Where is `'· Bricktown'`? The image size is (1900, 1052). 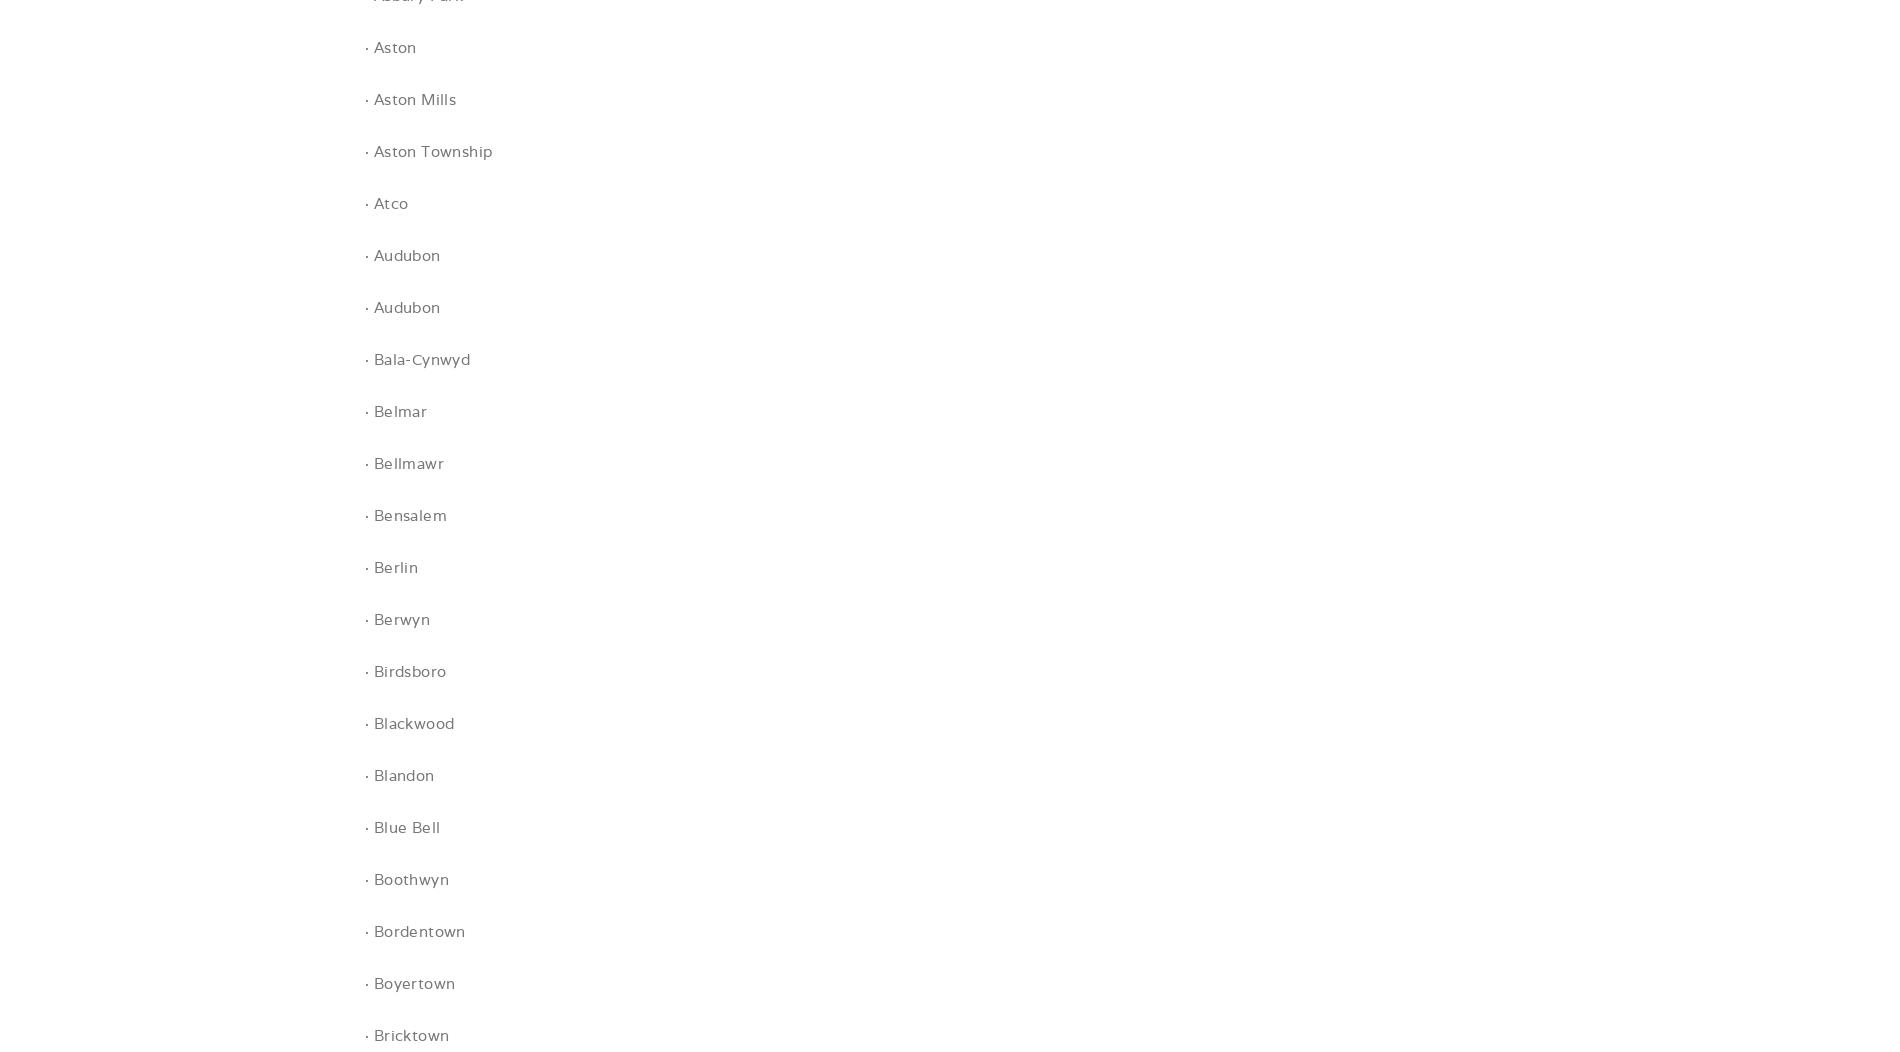
'· Bricktown' is located at coordinates (363, 1034).